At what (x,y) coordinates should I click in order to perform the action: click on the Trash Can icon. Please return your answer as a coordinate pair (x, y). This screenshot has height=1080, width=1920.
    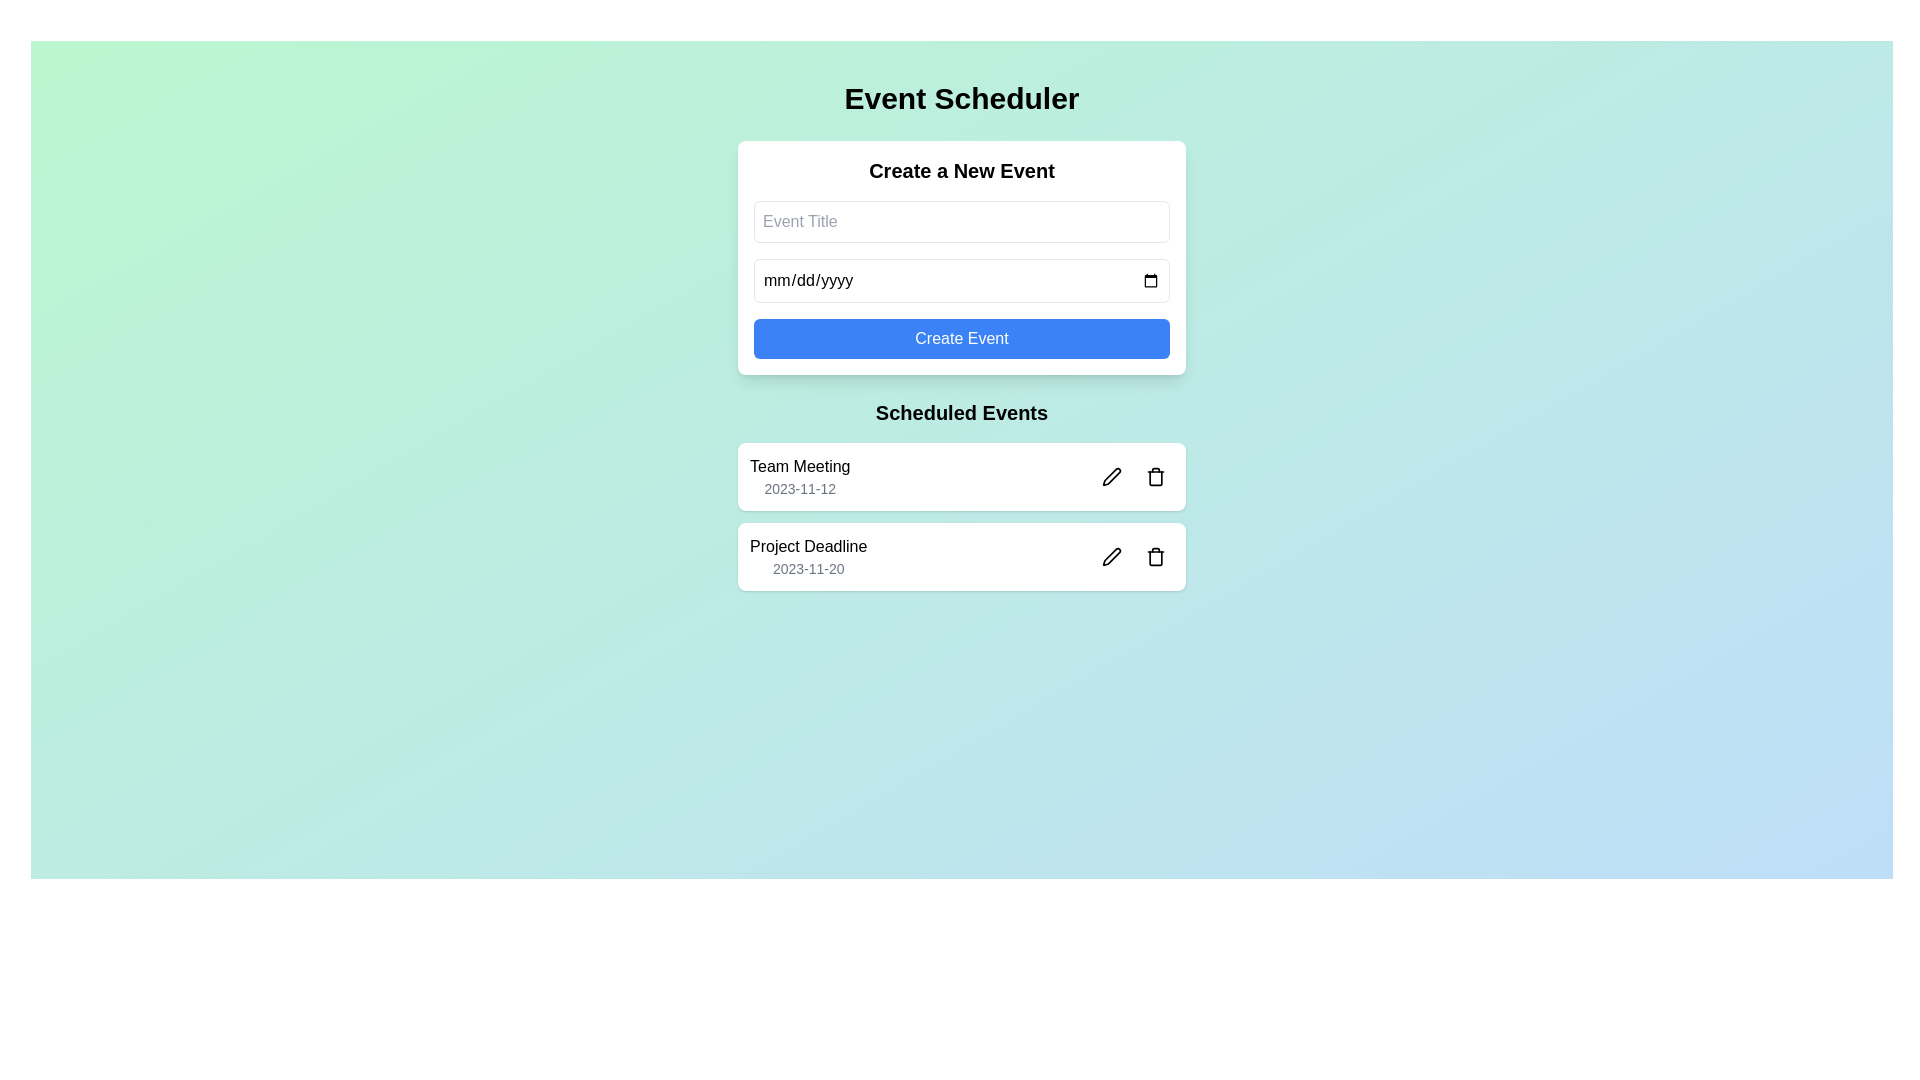
    Looking at the image, I should click on (1156, 556).